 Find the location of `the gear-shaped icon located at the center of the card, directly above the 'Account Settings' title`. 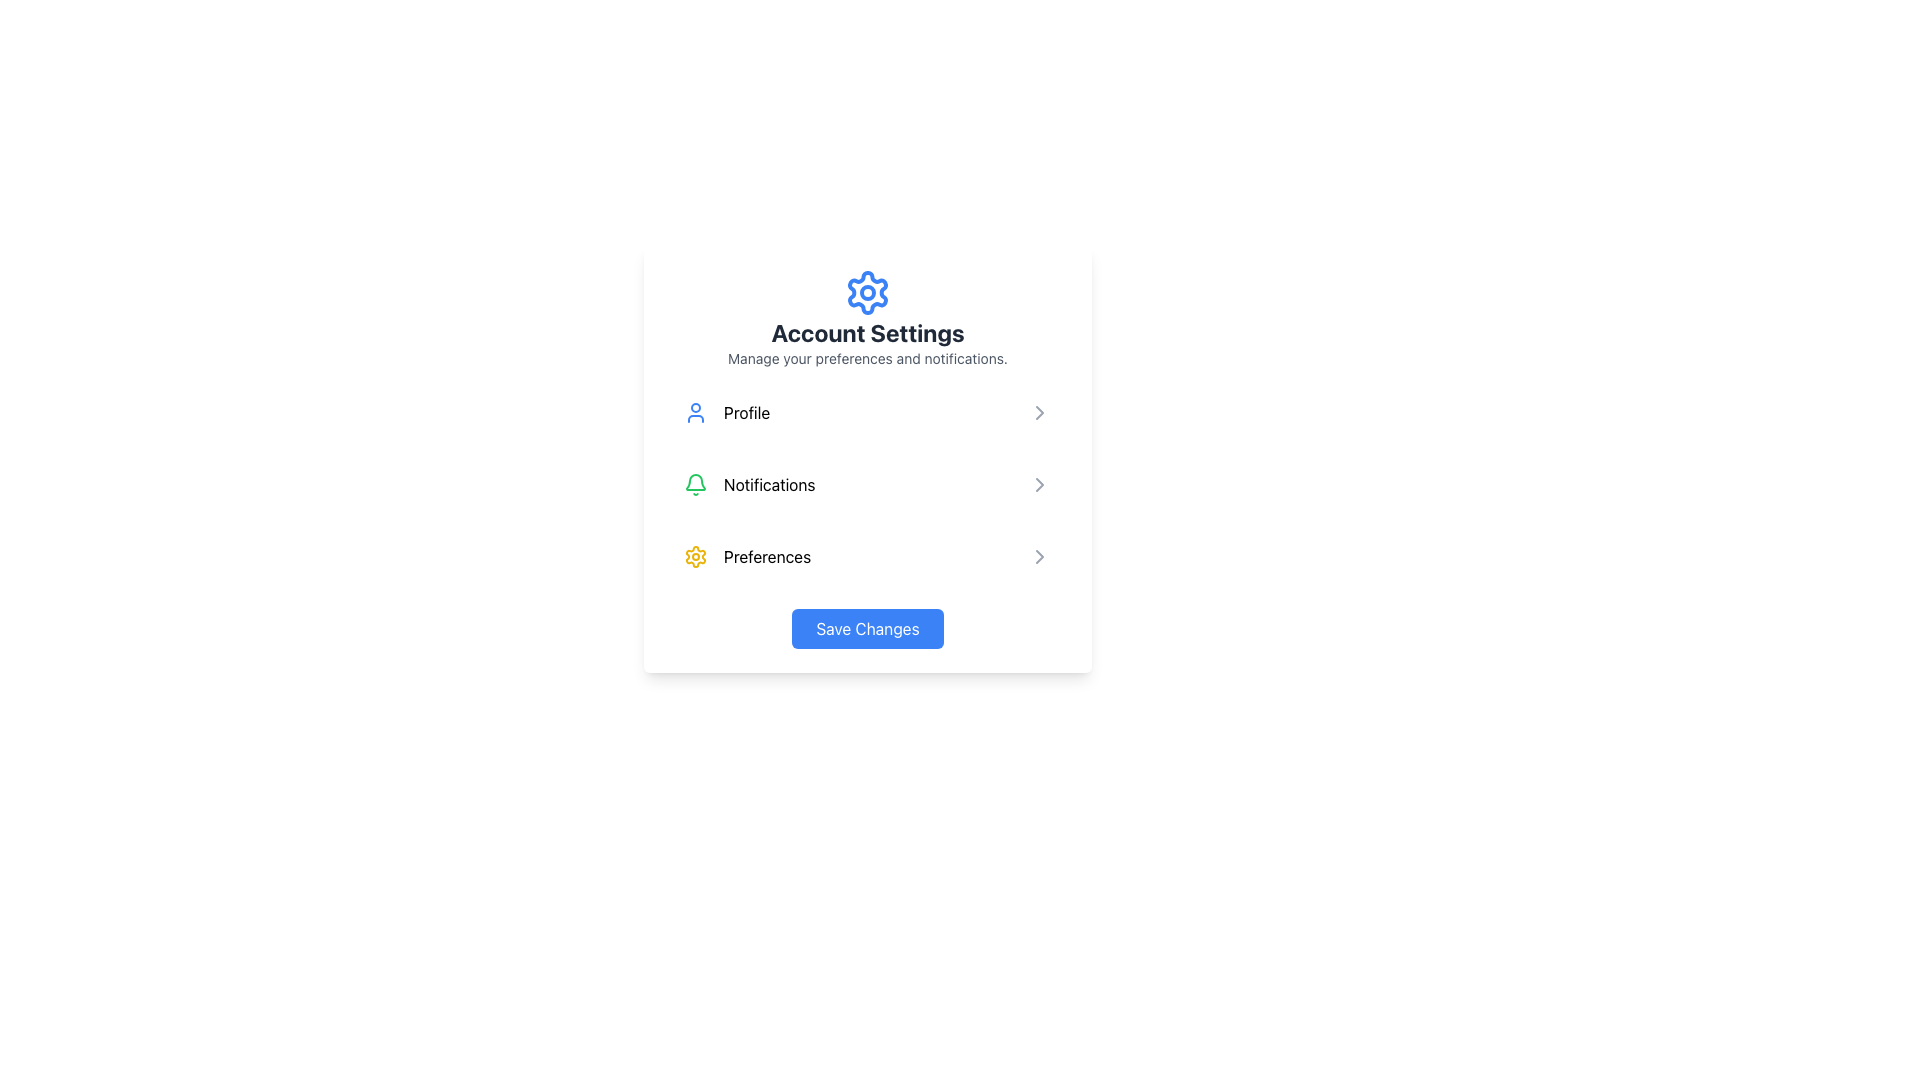

the gear-shaped icon located at the center of the card, directly above the 'Account Settings' title is located at coordinates (868, 293).